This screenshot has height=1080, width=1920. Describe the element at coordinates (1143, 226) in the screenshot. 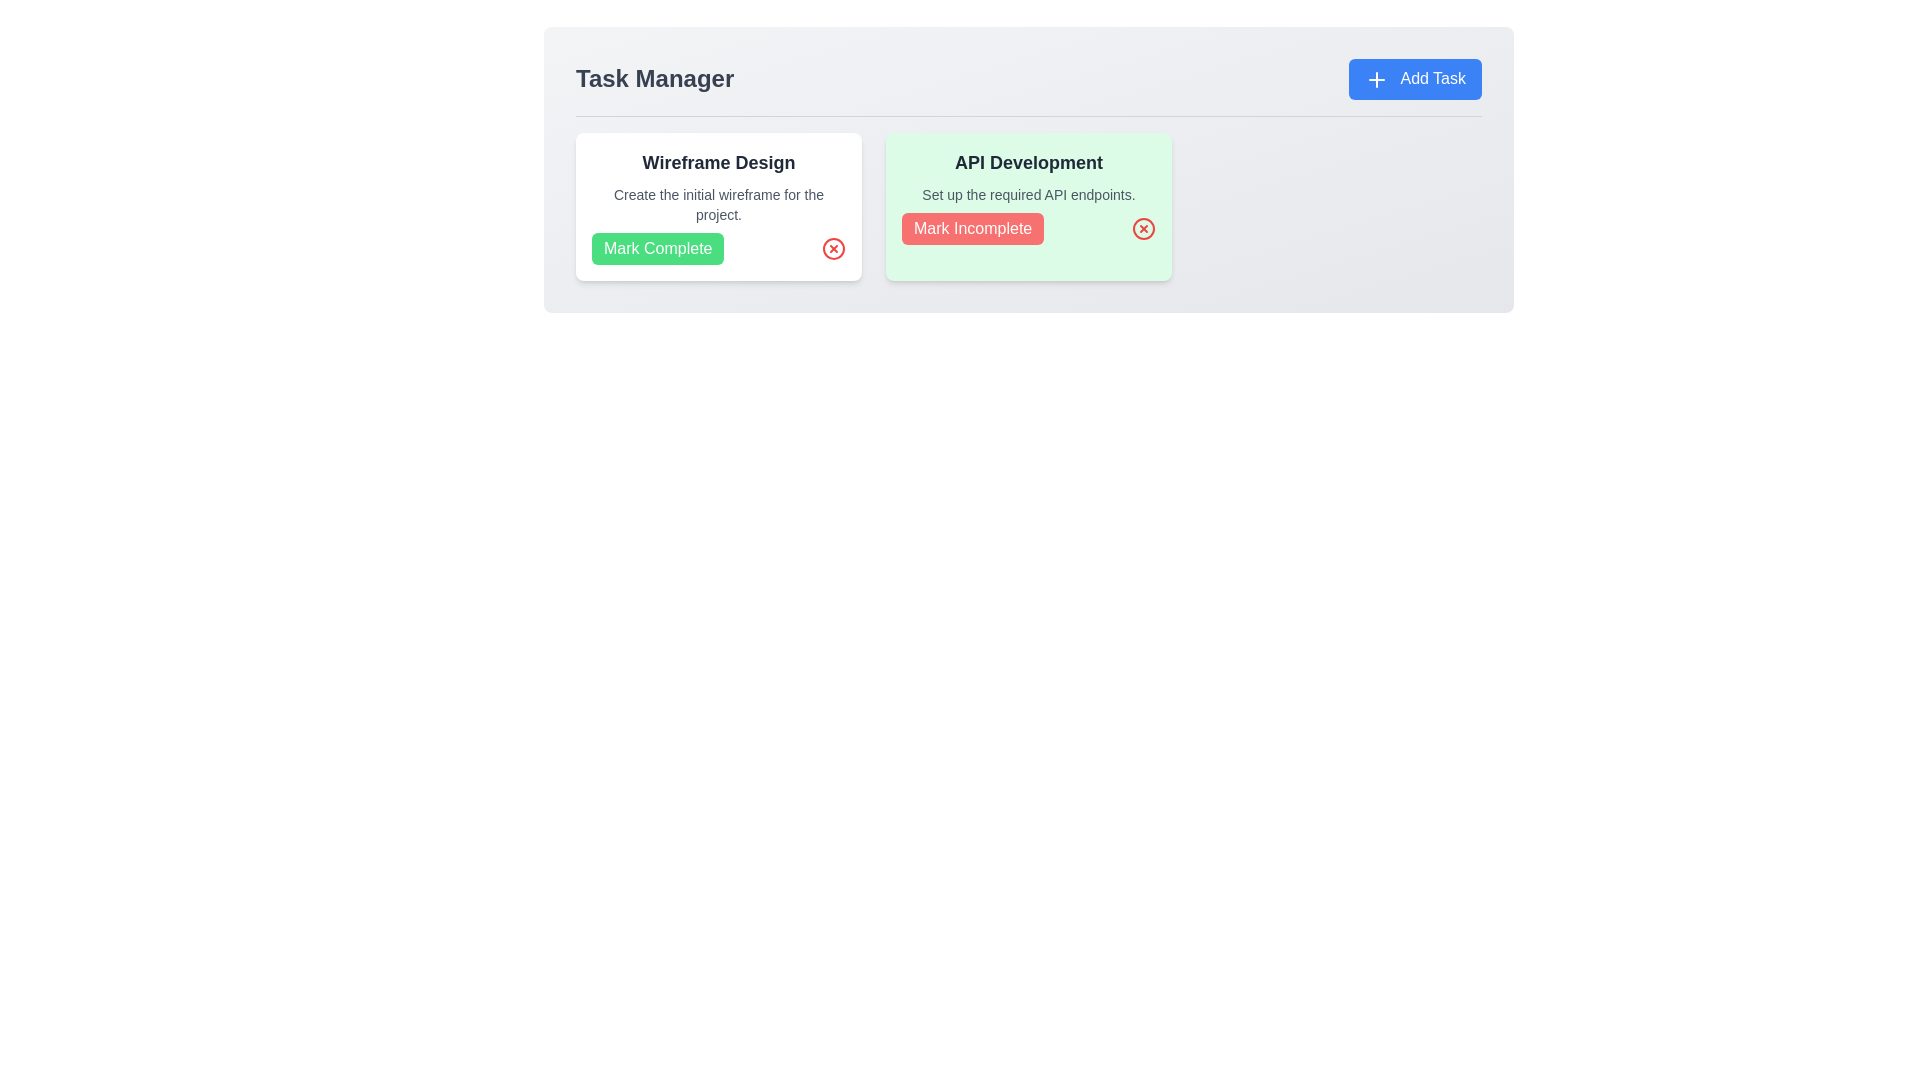

I see `the circular icon with a red border and an 'X' symbol inside, located in the 'API Development' task card` at that location.